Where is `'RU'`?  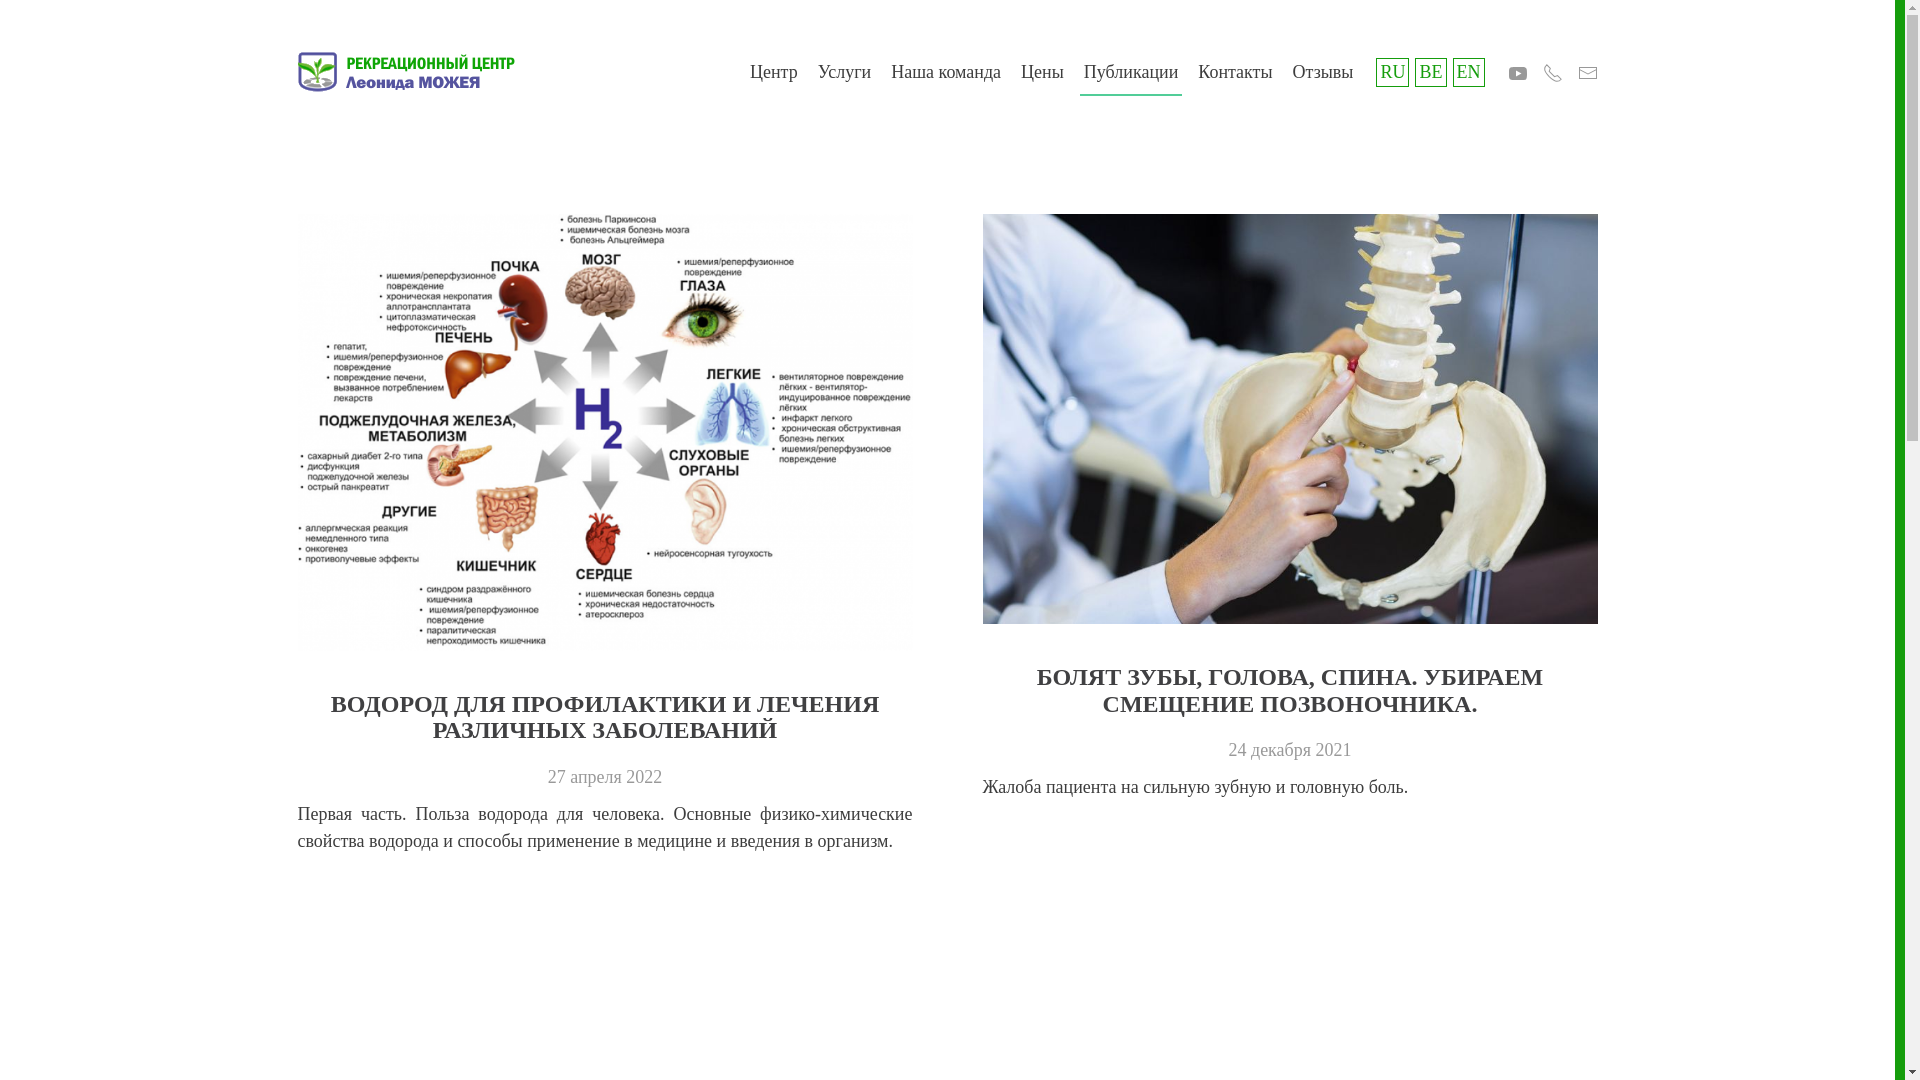
'RU' is located at coordinates (1391, 71).